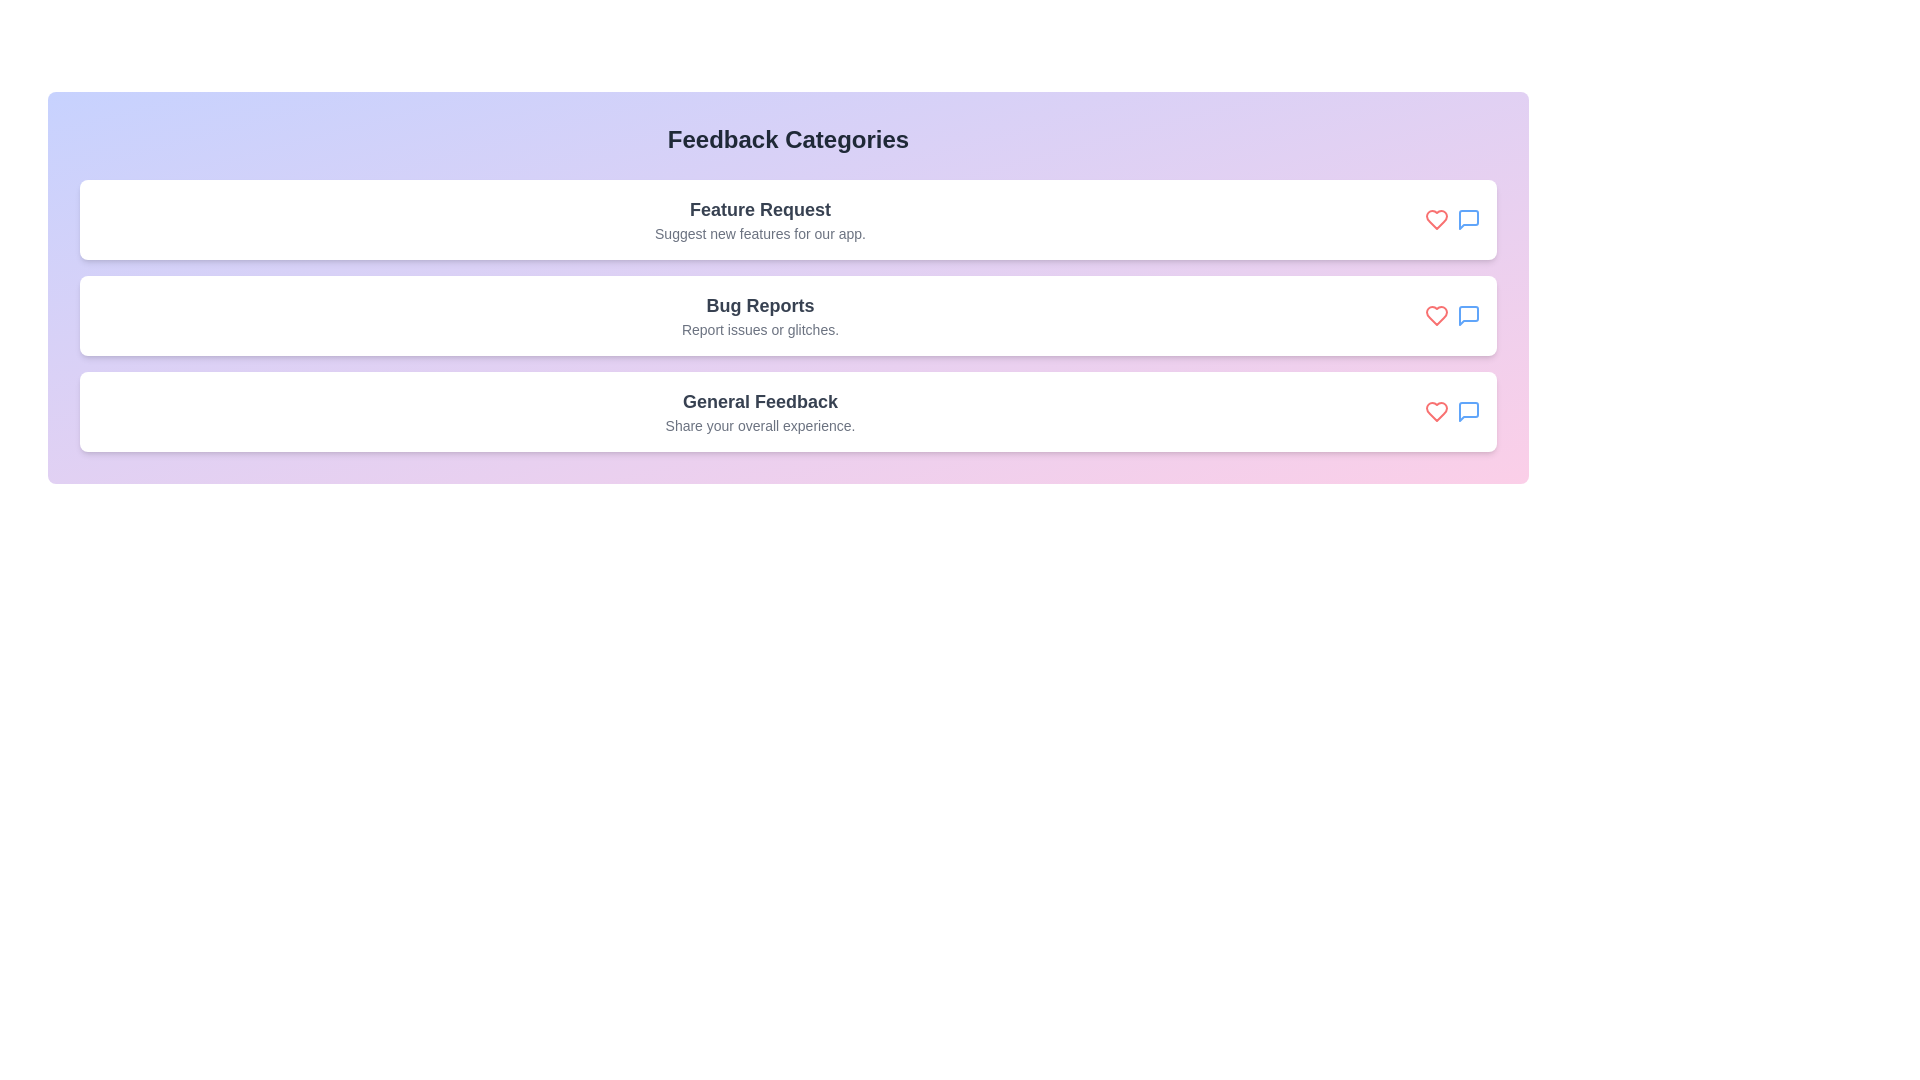  I want to click on the comment icon for the feedback category Feature Request, so click(1468, 219).